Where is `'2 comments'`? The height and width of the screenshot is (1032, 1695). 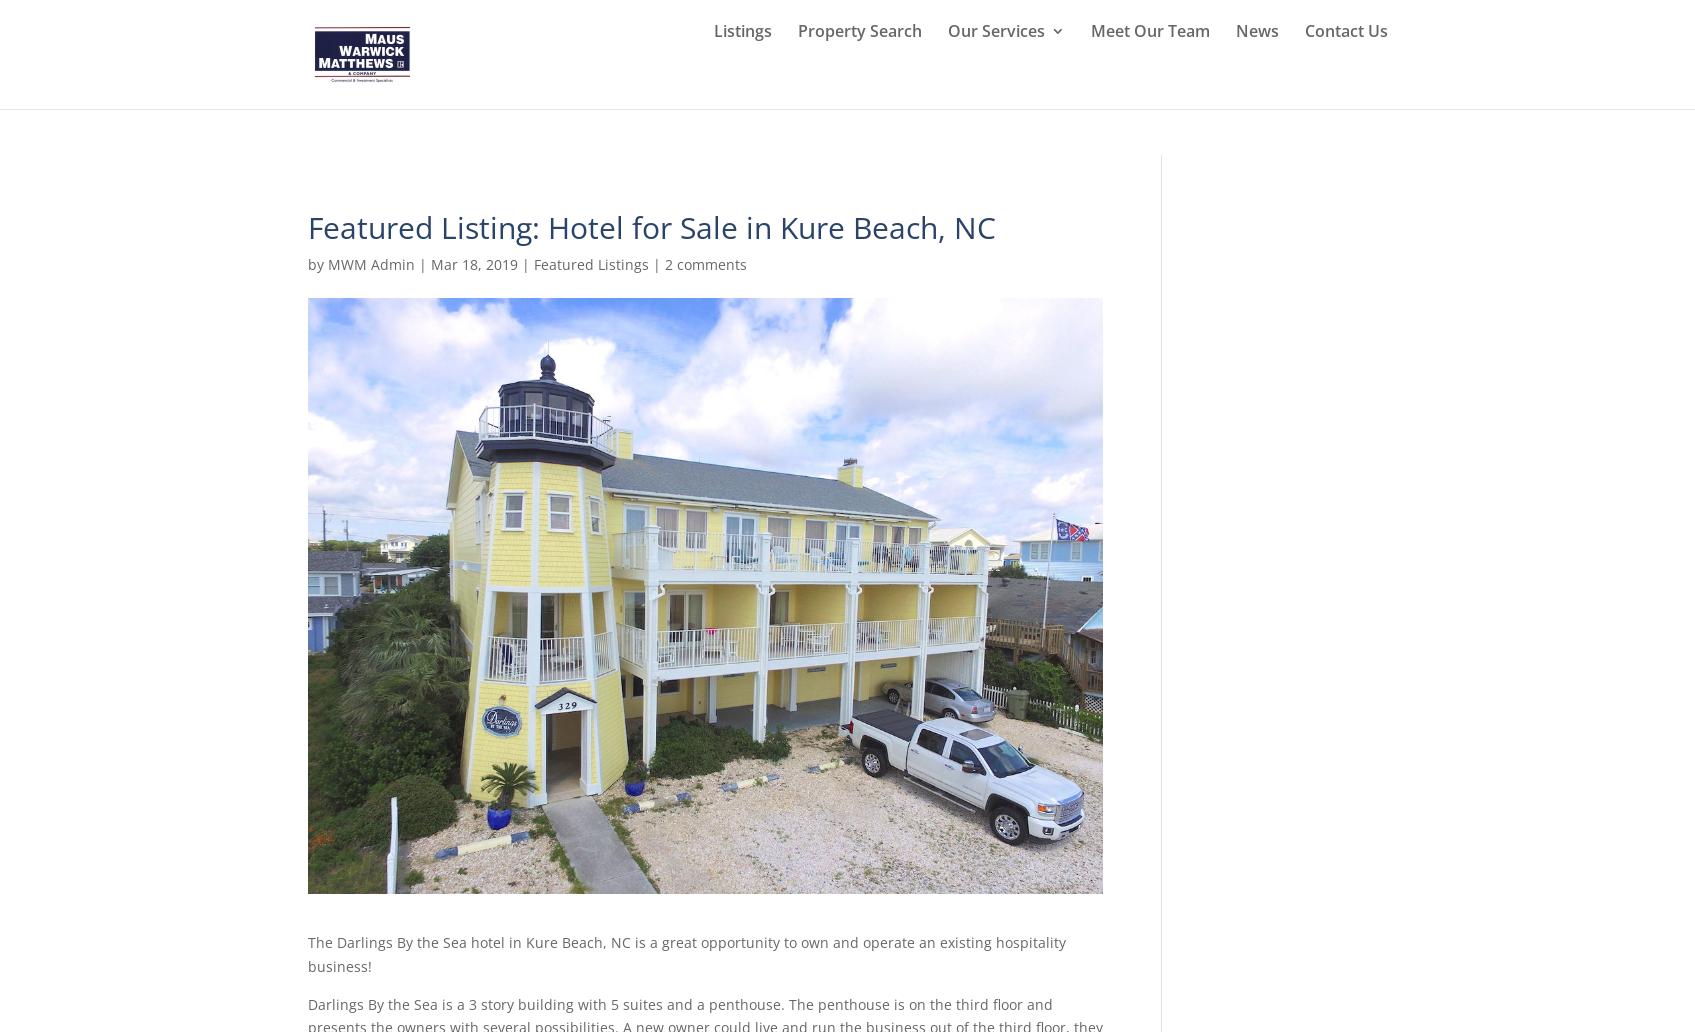
'2 comments' is located at coordinates (704, 264).